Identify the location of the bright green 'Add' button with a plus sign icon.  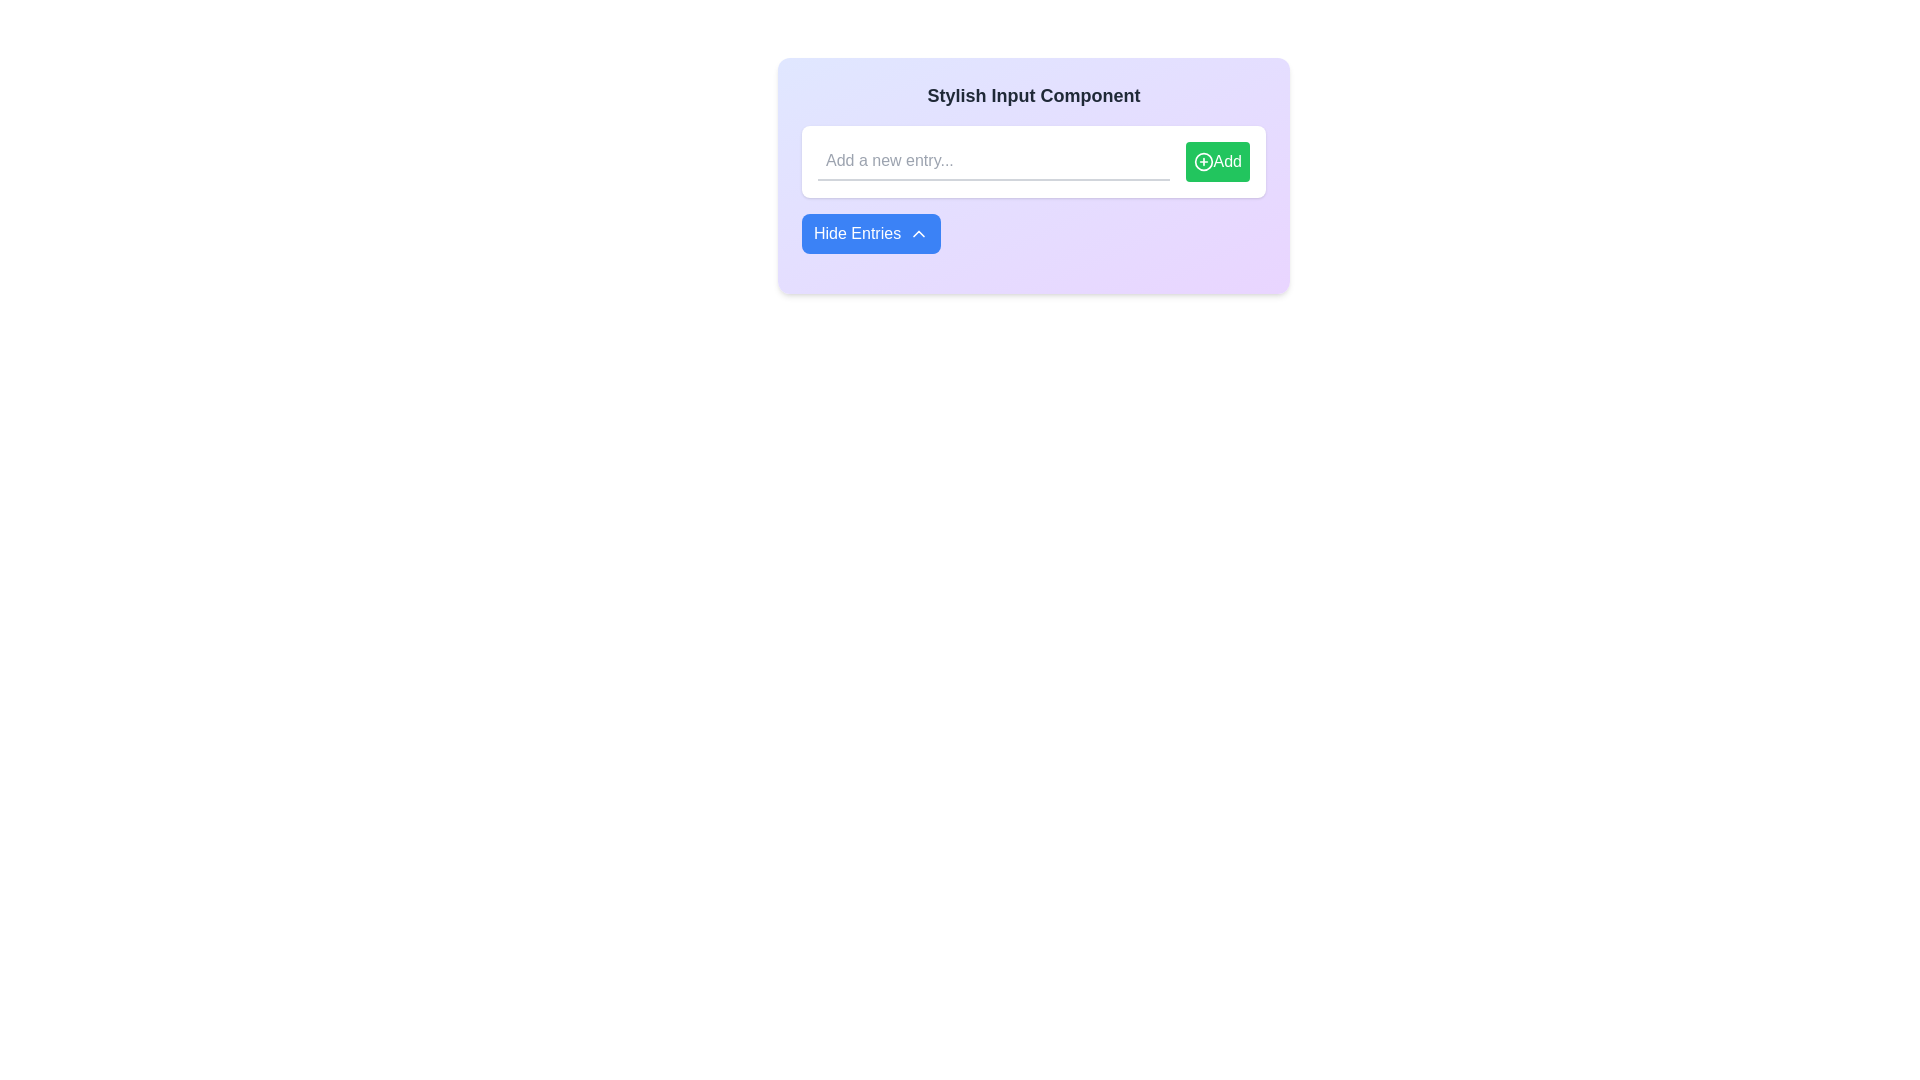
(1216, 161).